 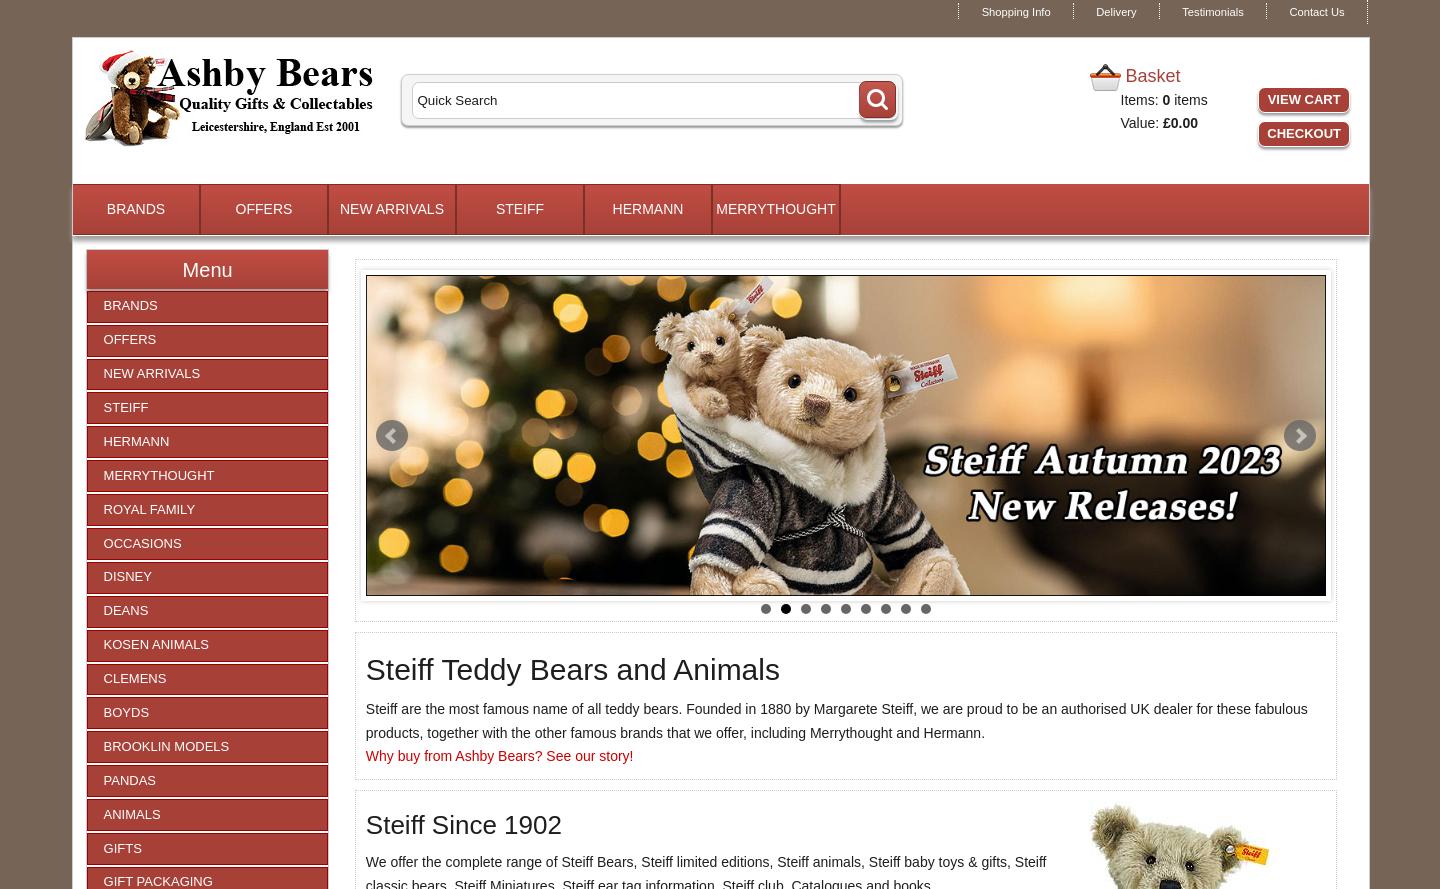 What do you see at coordinates (497, 755) in the screenshot?
I see `'Why buy from Ashby Bears? See our story!'` at bounding box center [497, 755].